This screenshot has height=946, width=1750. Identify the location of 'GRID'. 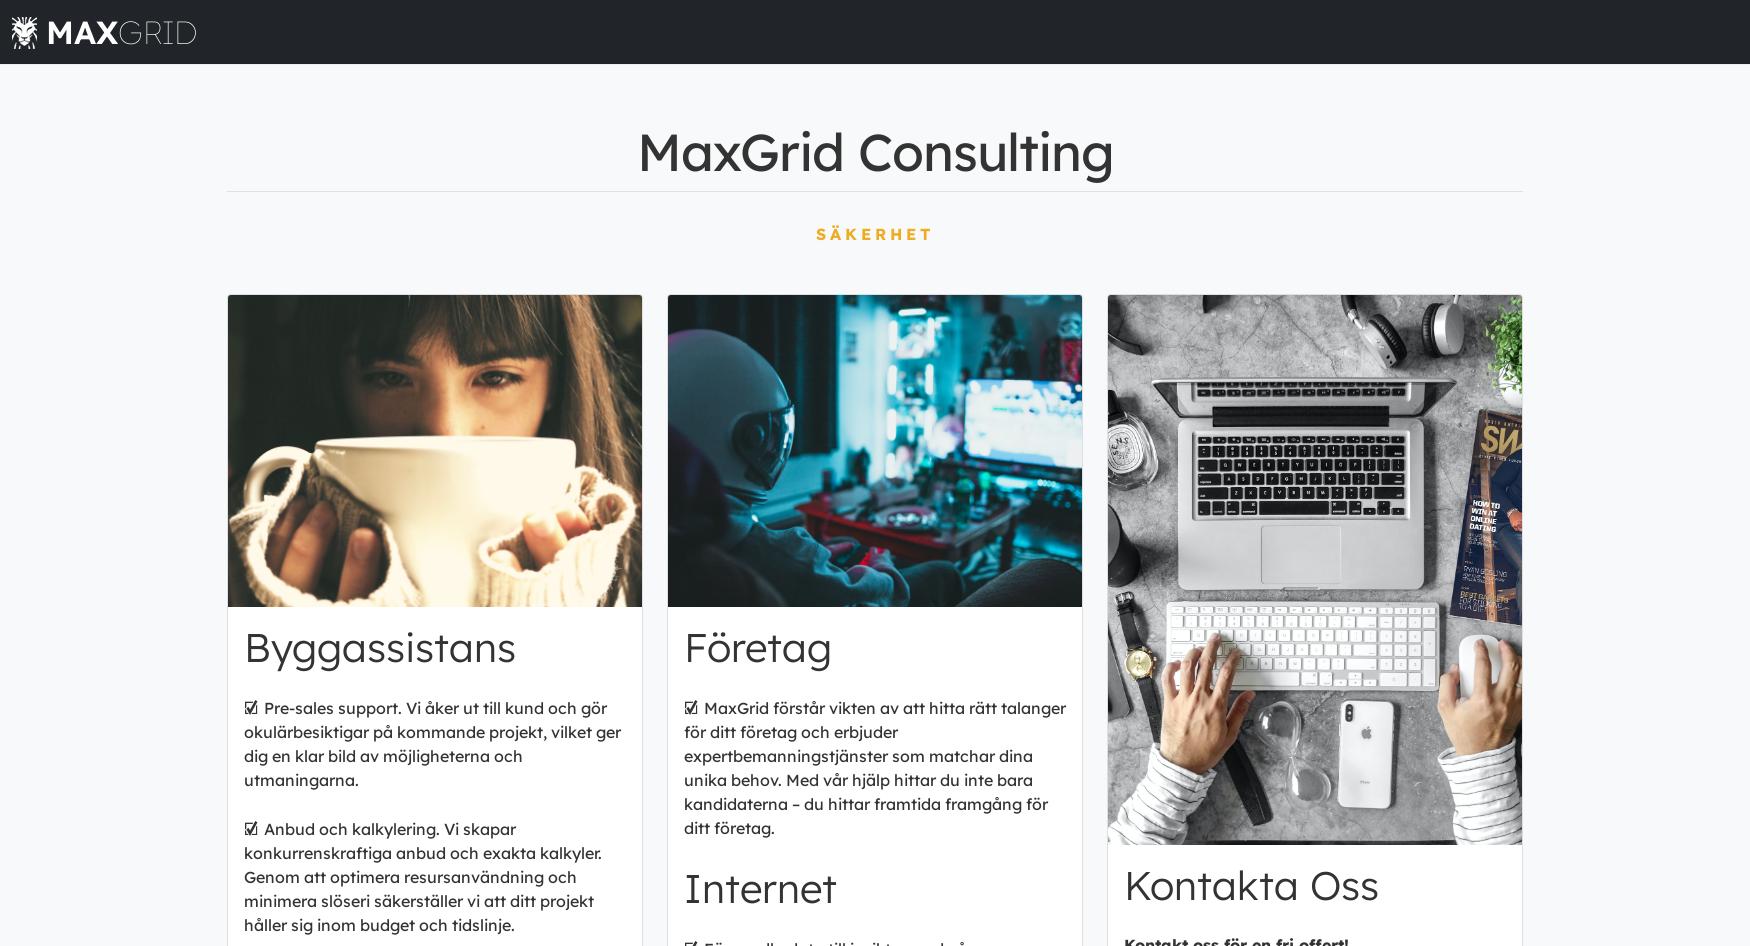
(157, 31).